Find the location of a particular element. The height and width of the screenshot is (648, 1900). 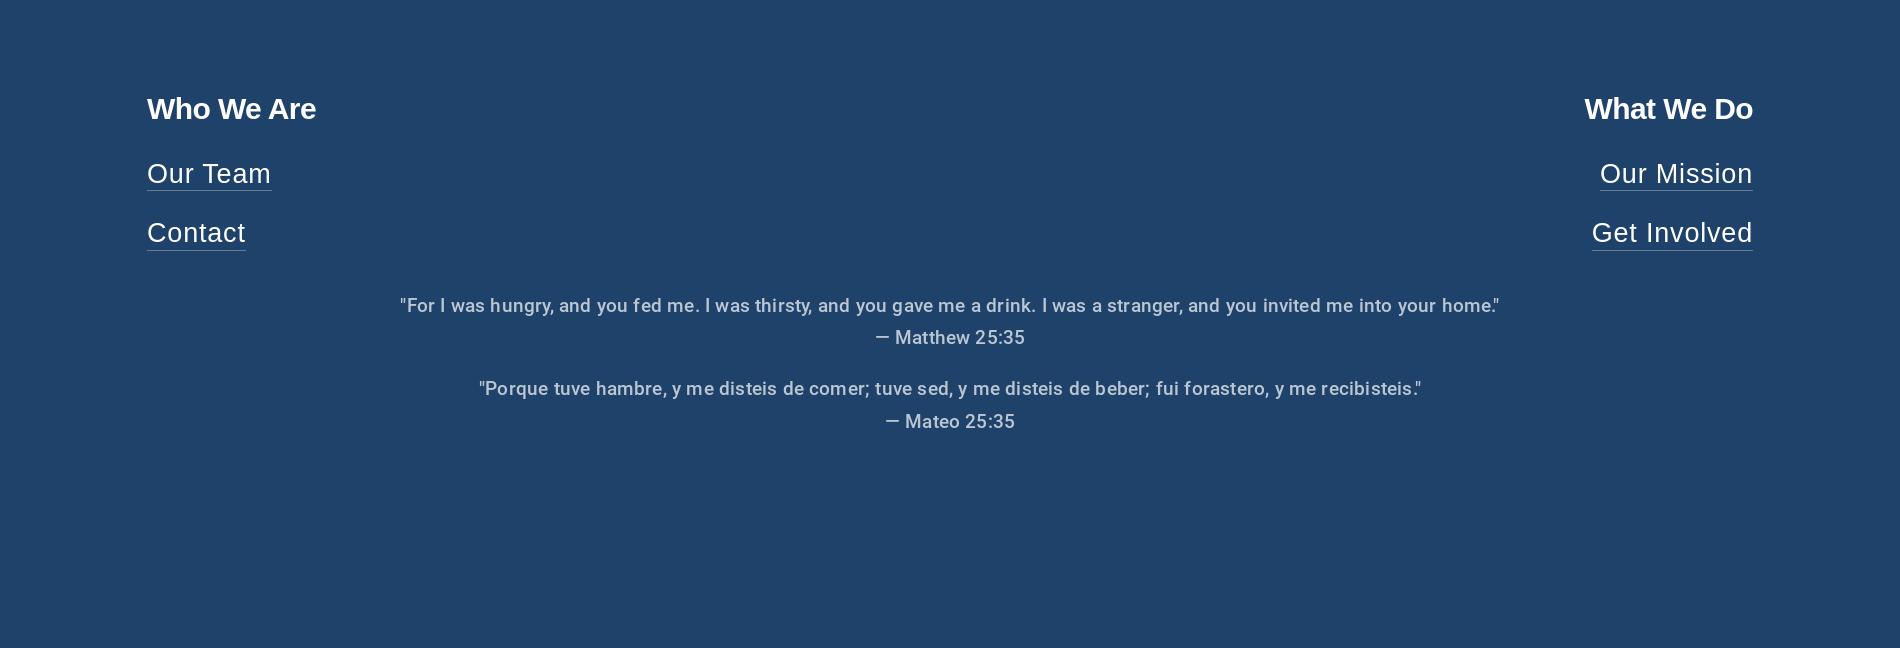

'Get Involved' is located at coordinates (1671, 232).